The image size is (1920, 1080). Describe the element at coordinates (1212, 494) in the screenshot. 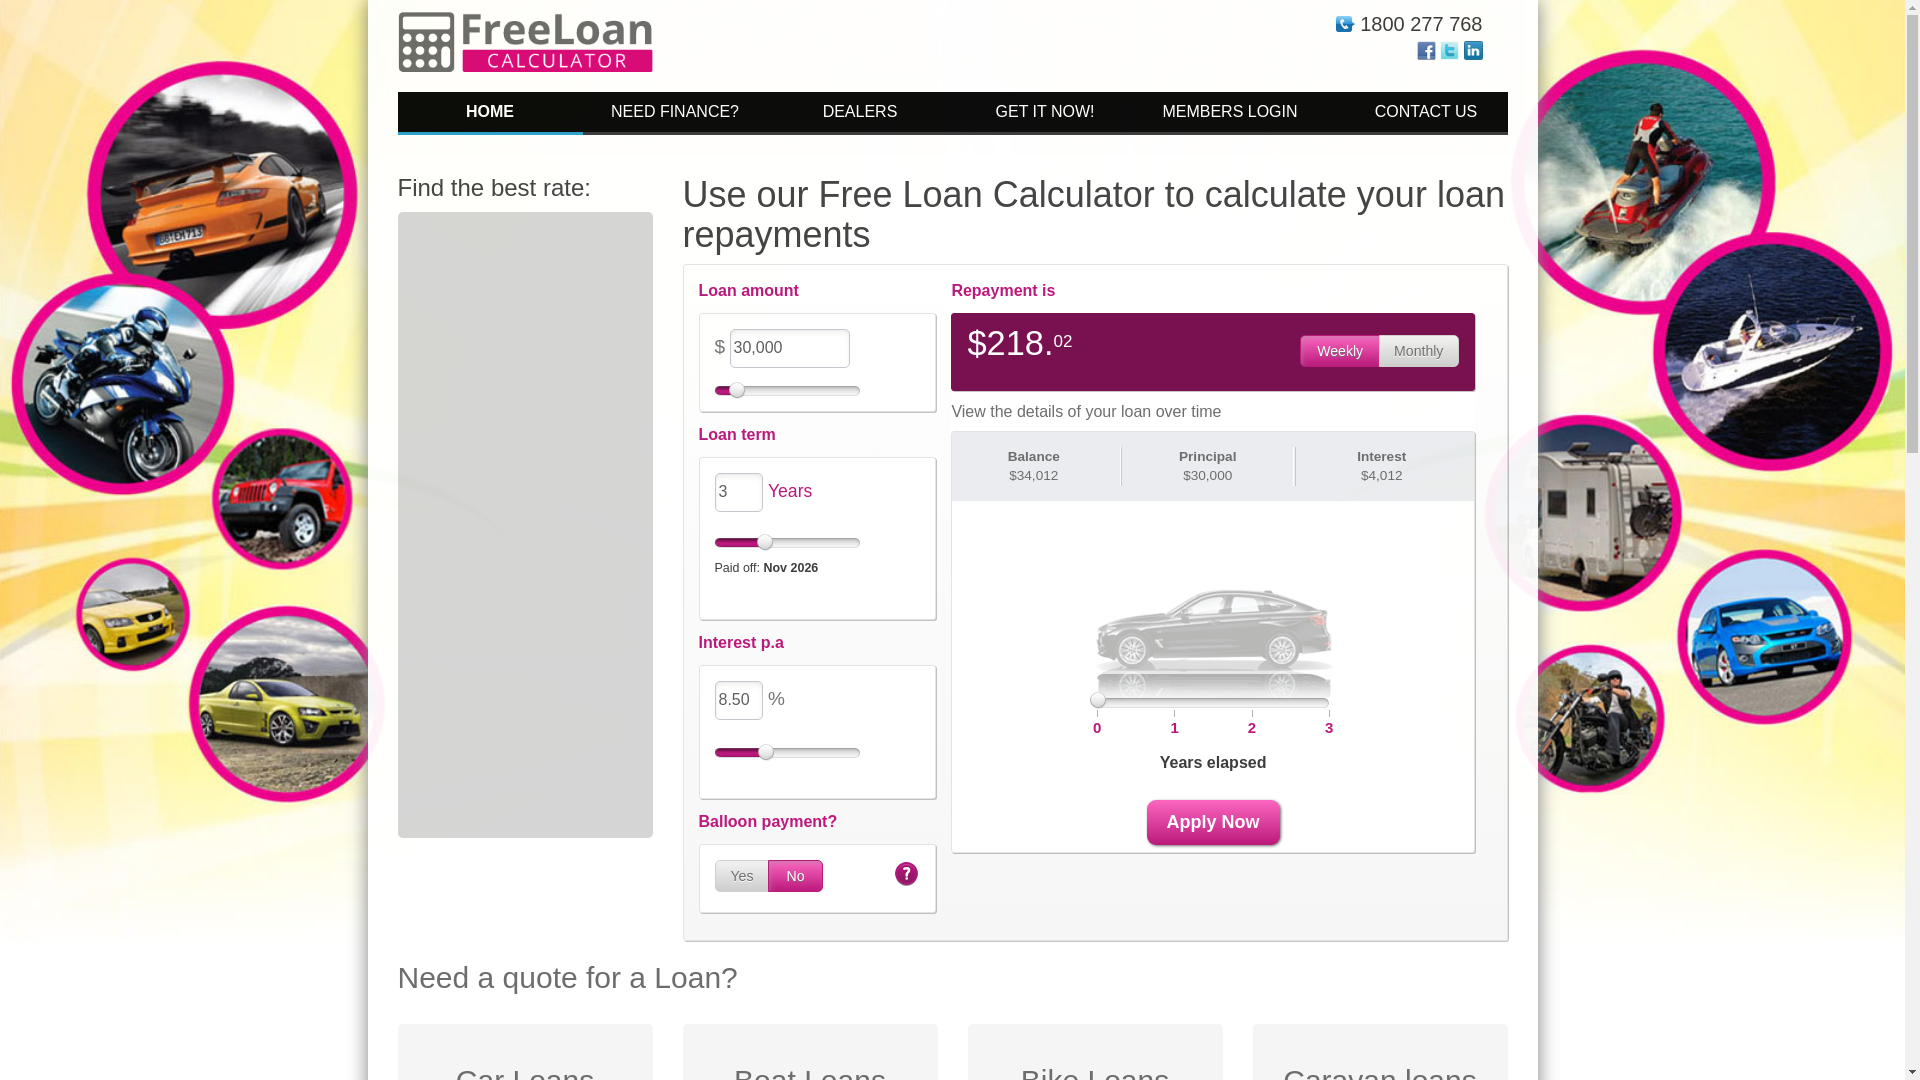

I see `'Submit'` at that location.